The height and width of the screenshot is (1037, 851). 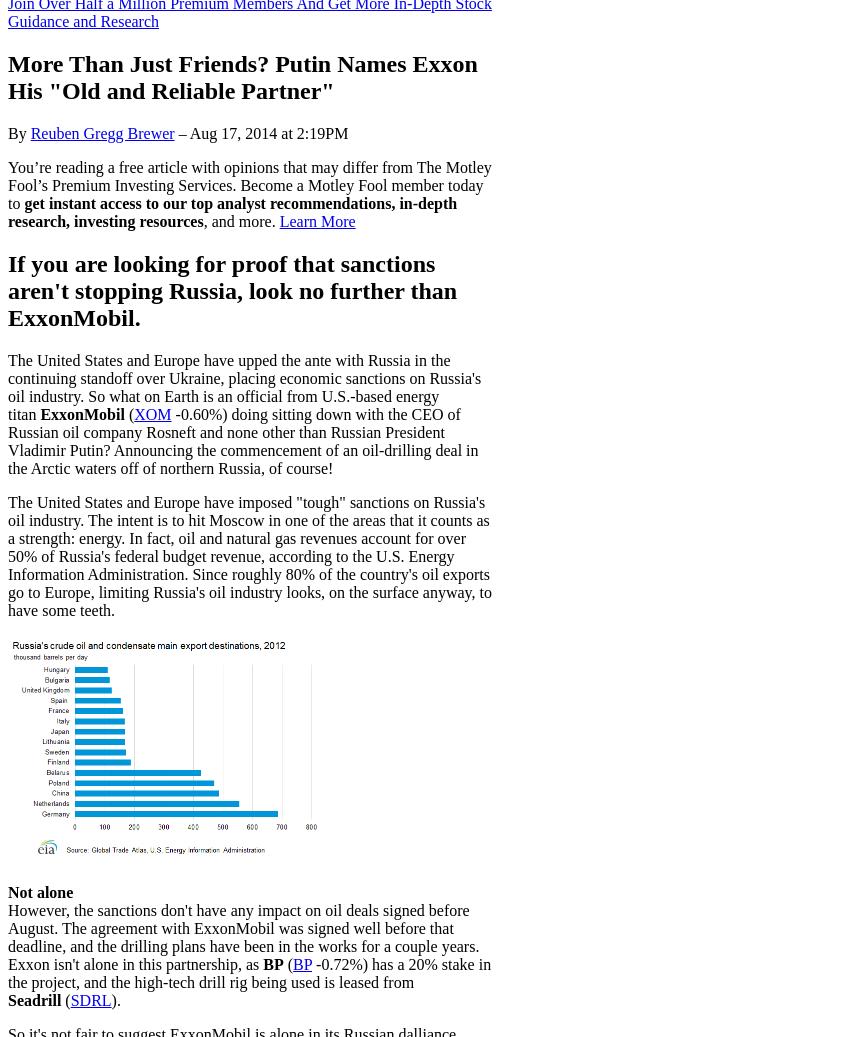 What do you see at coordinates (249, 555) in the screenshot?
I see `'The United States and Europe have imposed "tough" sanctions on Russia's oil industry. The intent is to hit Moscow in one of the areas that it counts as a strength: energy. In fact, oil and natural gas revenues account for over 50% of Russia's federal budget revenue, according to the U.S. Energy Information Administration. Since roughly 80% of the country's oil exports go to Europe, limiting Russia's oil industry looks, on the surface anyway, to have some teeth.'` at bounding box center [249, 555].